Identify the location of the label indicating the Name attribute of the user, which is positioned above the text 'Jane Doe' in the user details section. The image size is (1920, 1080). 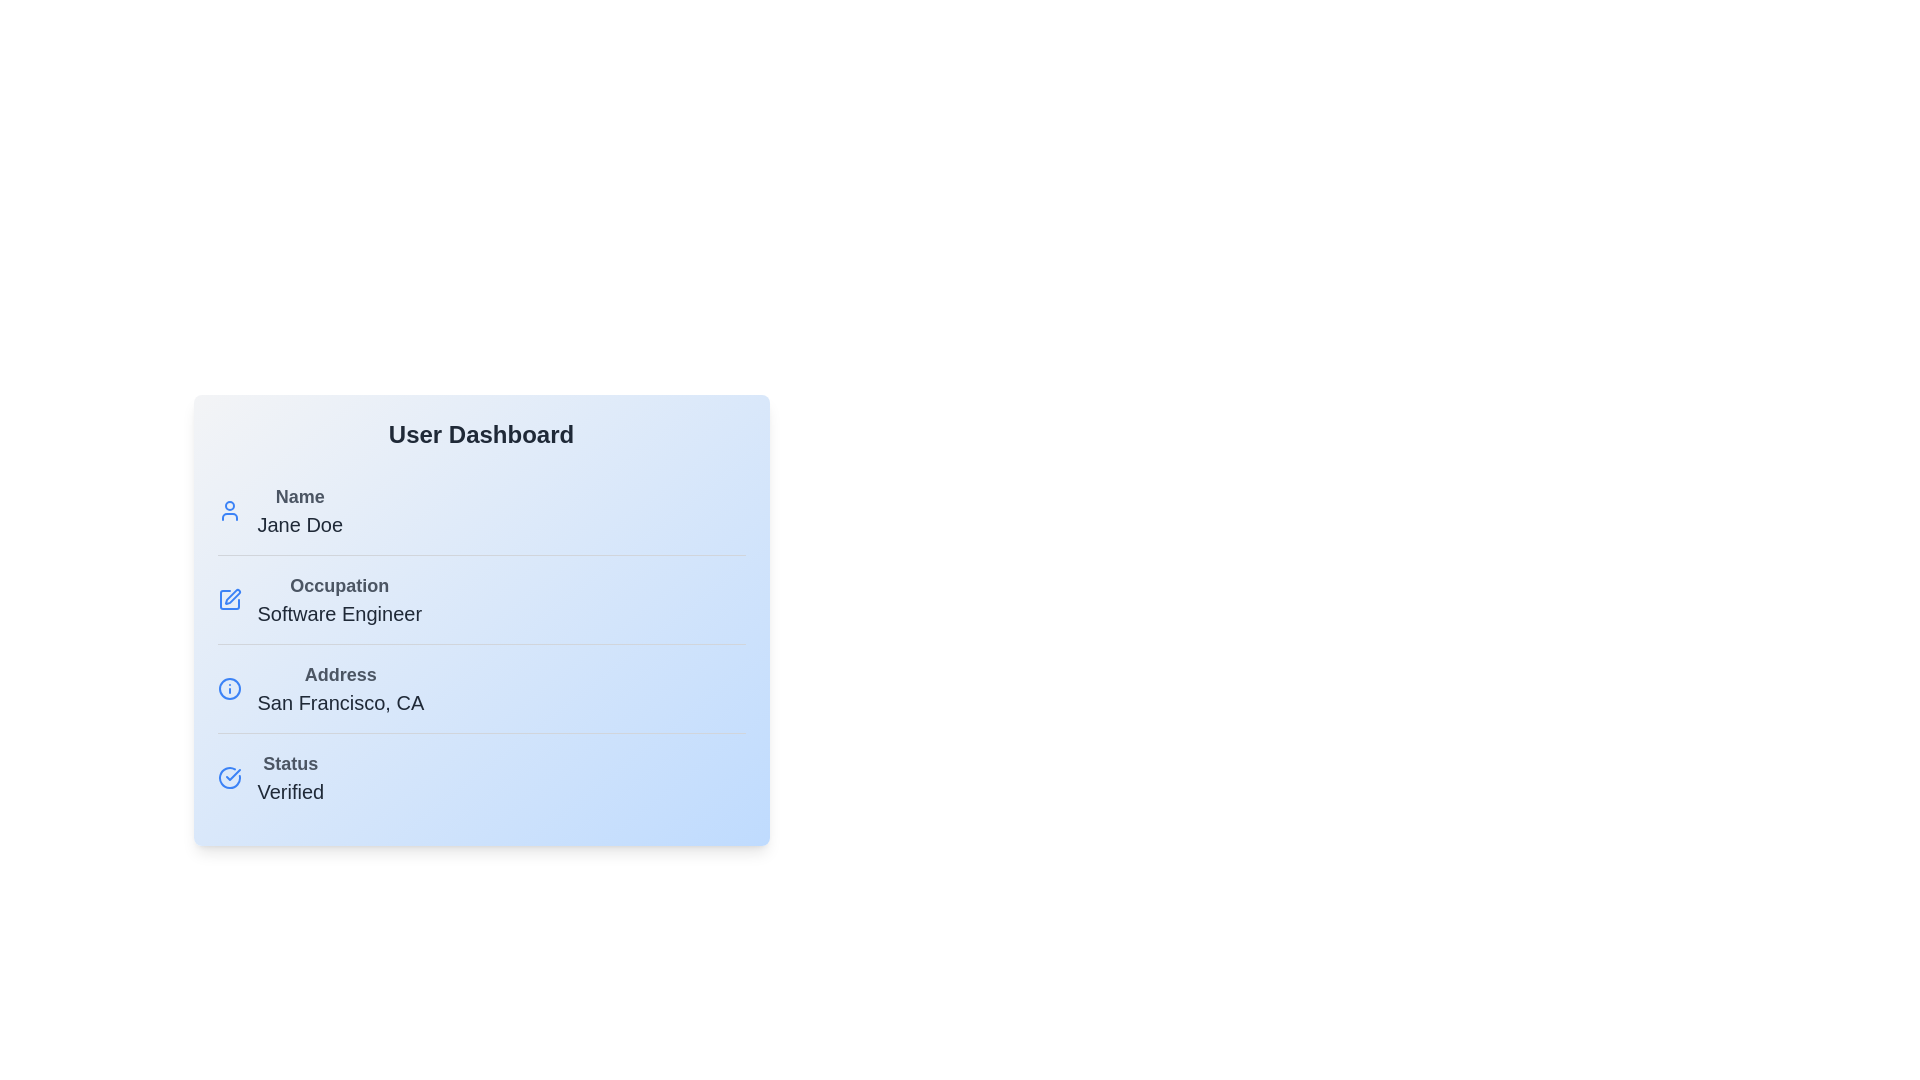
(299, 496).